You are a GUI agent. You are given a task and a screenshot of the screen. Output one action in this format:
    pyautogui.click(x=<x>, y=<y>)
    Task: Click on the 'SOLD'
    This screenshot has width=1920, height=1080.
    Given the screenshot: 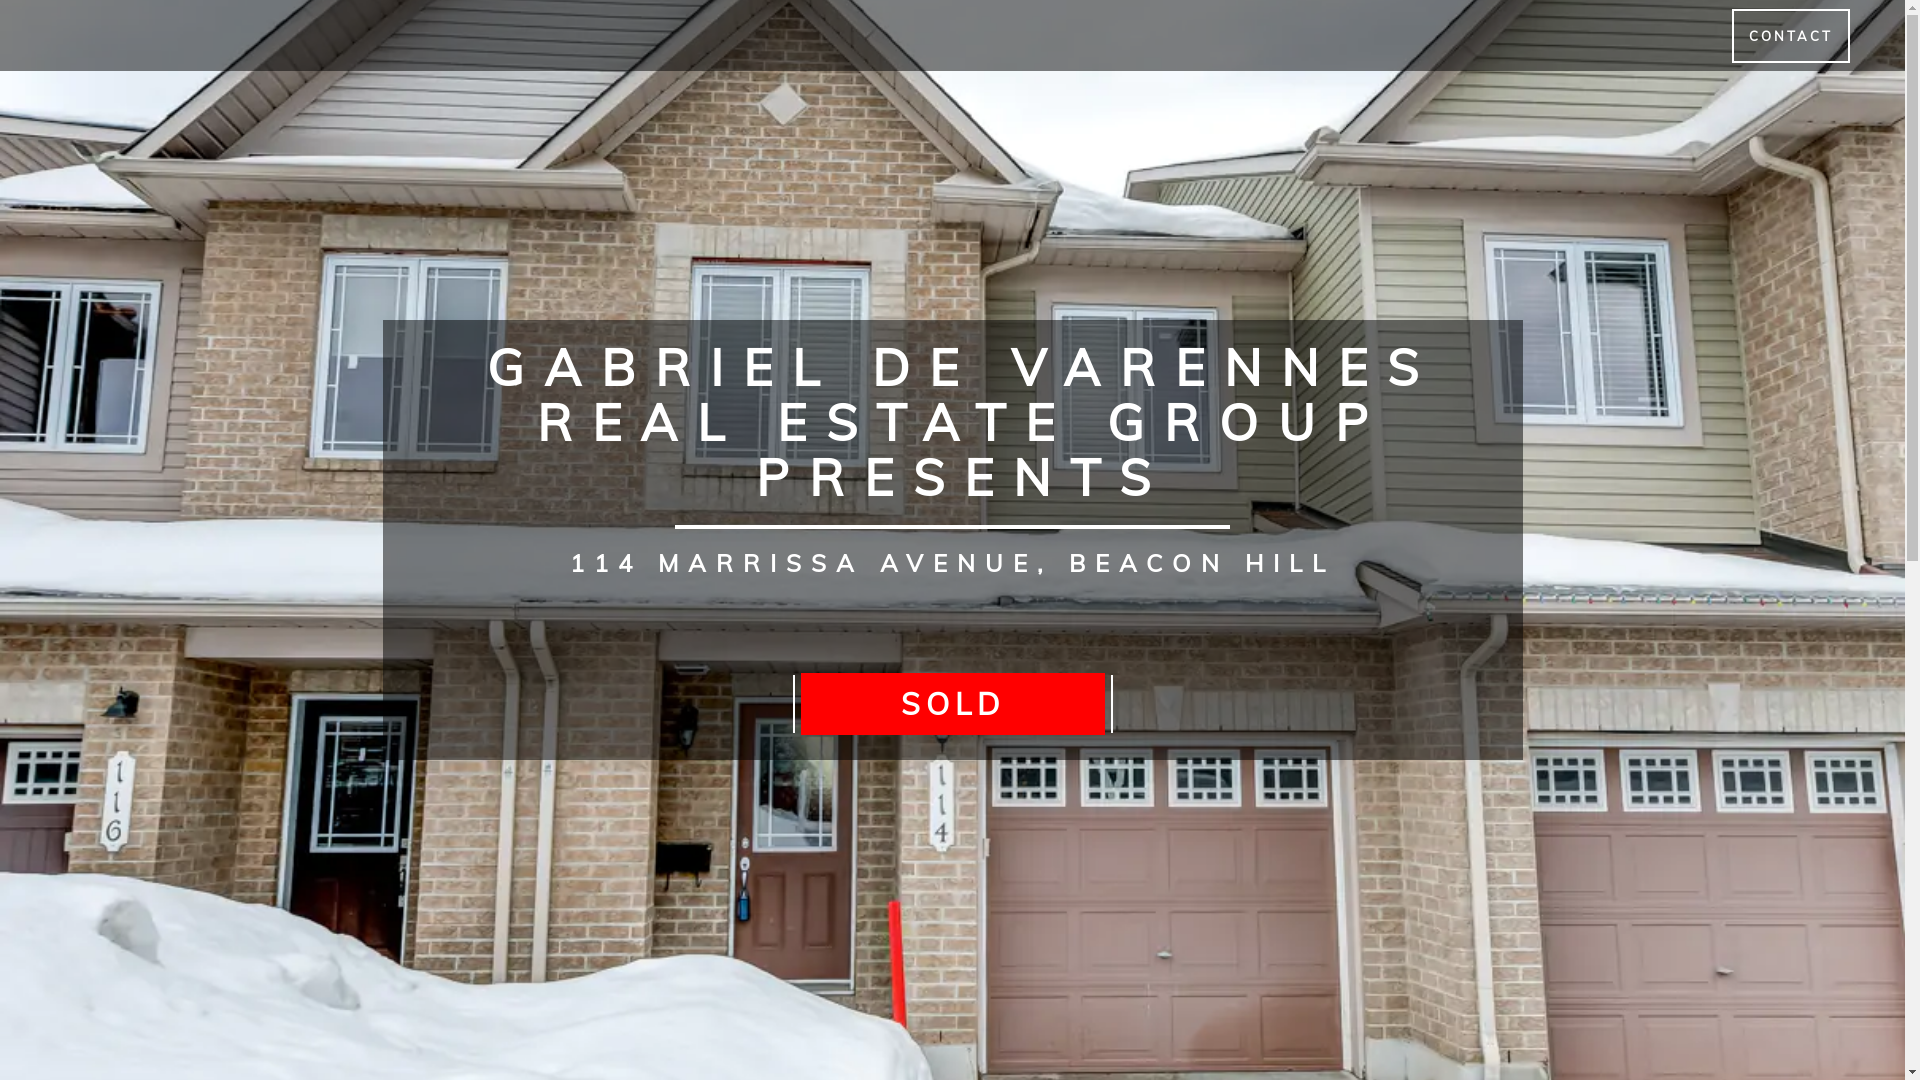 What is the action you would take?
    pyautogui.click(x=950, y=703)
    